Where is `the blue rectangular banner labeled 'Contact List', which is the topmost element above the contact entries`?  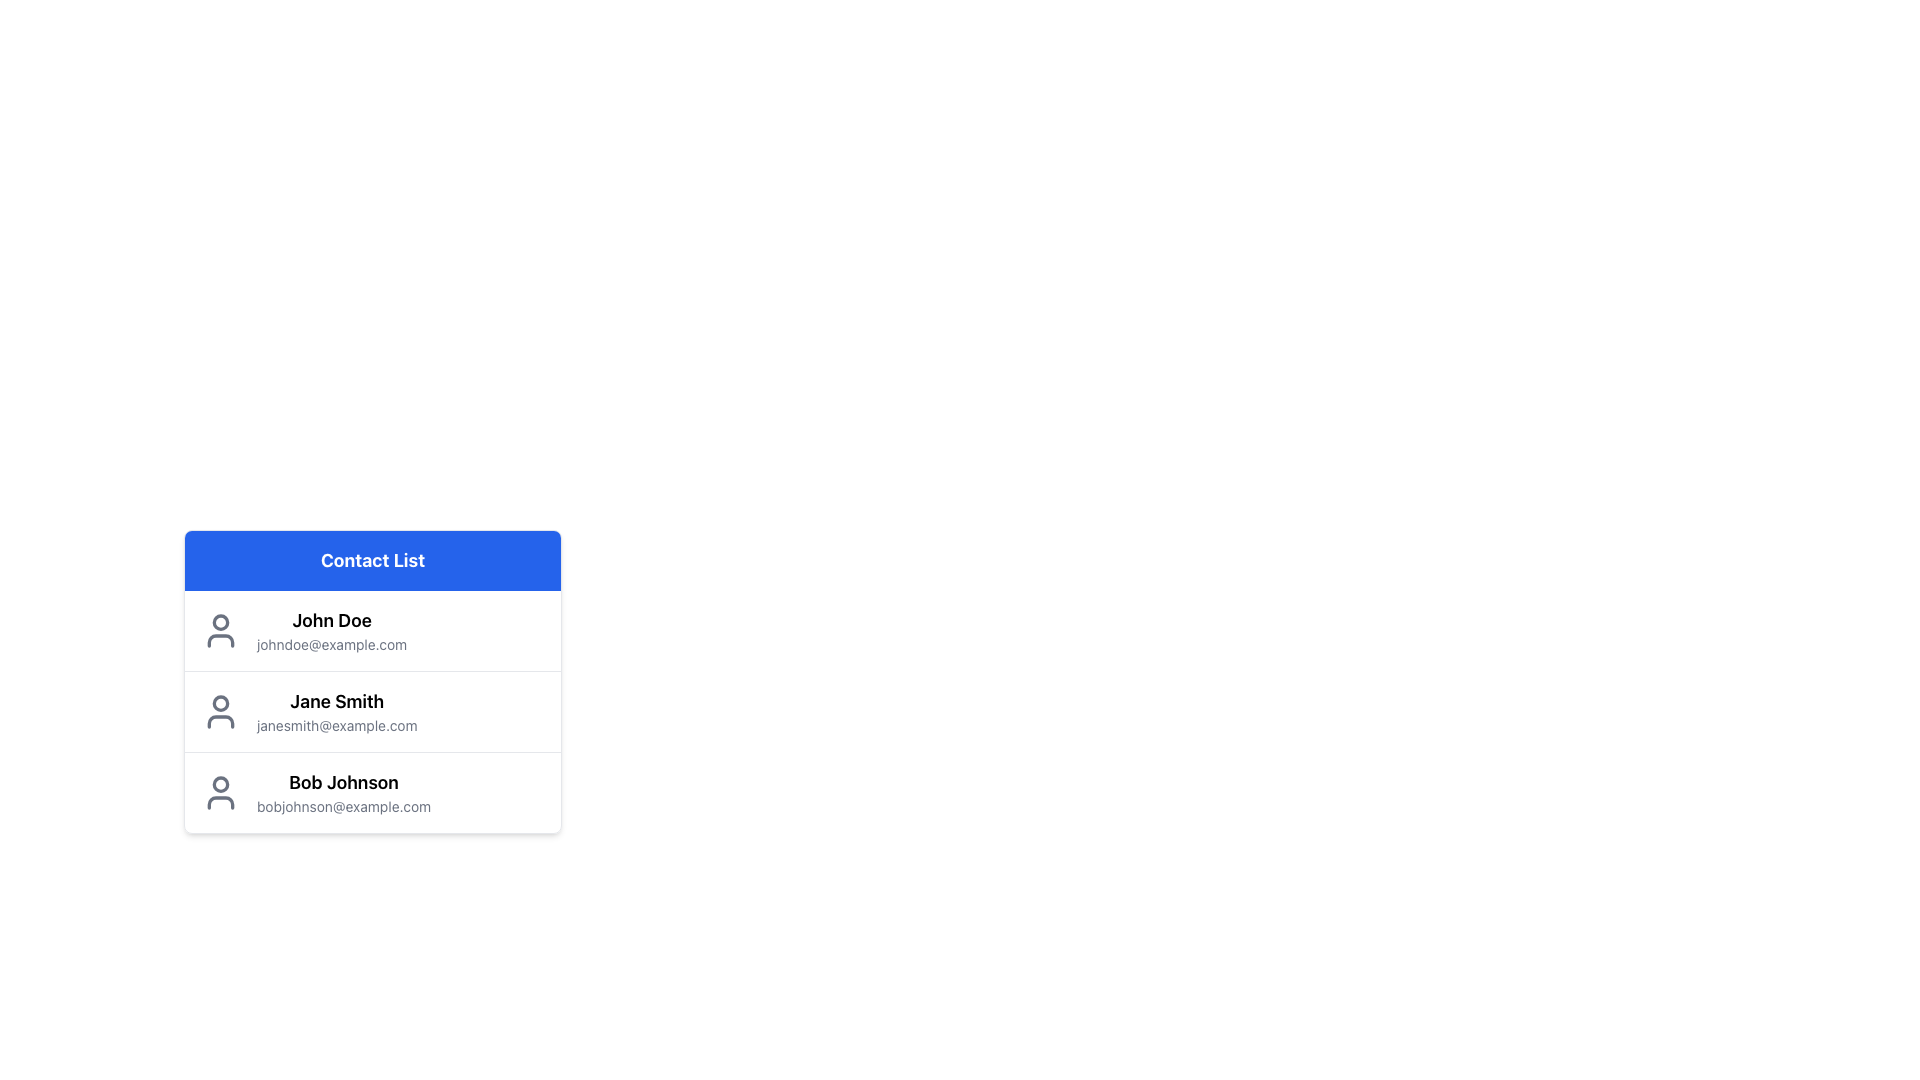 the blue rectangular banner labeled 'Contact List', which is the topmost element above the contact entries is located at coordinates (373, 560).